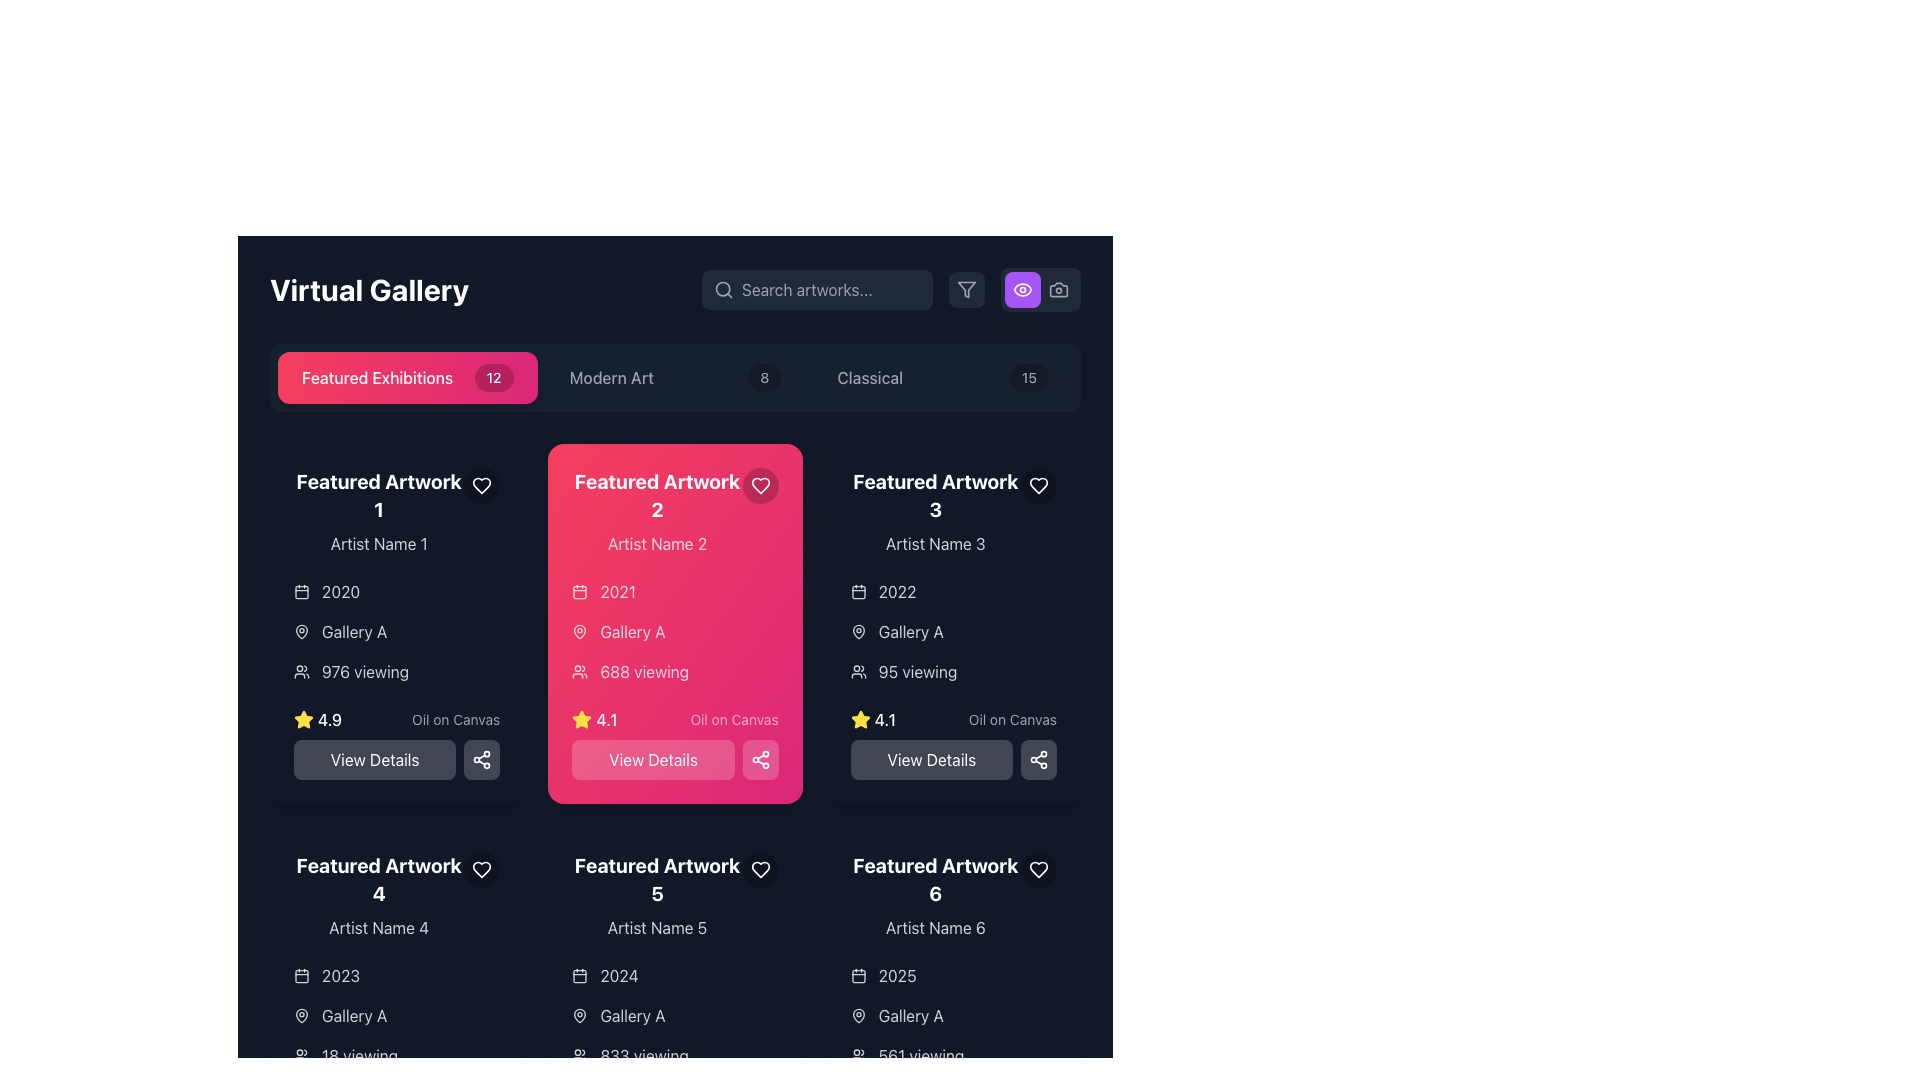  I want to click on the map pin icon located within the second card labeled 'Featured Artwork 2' adjacent to 'Gallery A' as part of the overall icon, so click(301, 631).